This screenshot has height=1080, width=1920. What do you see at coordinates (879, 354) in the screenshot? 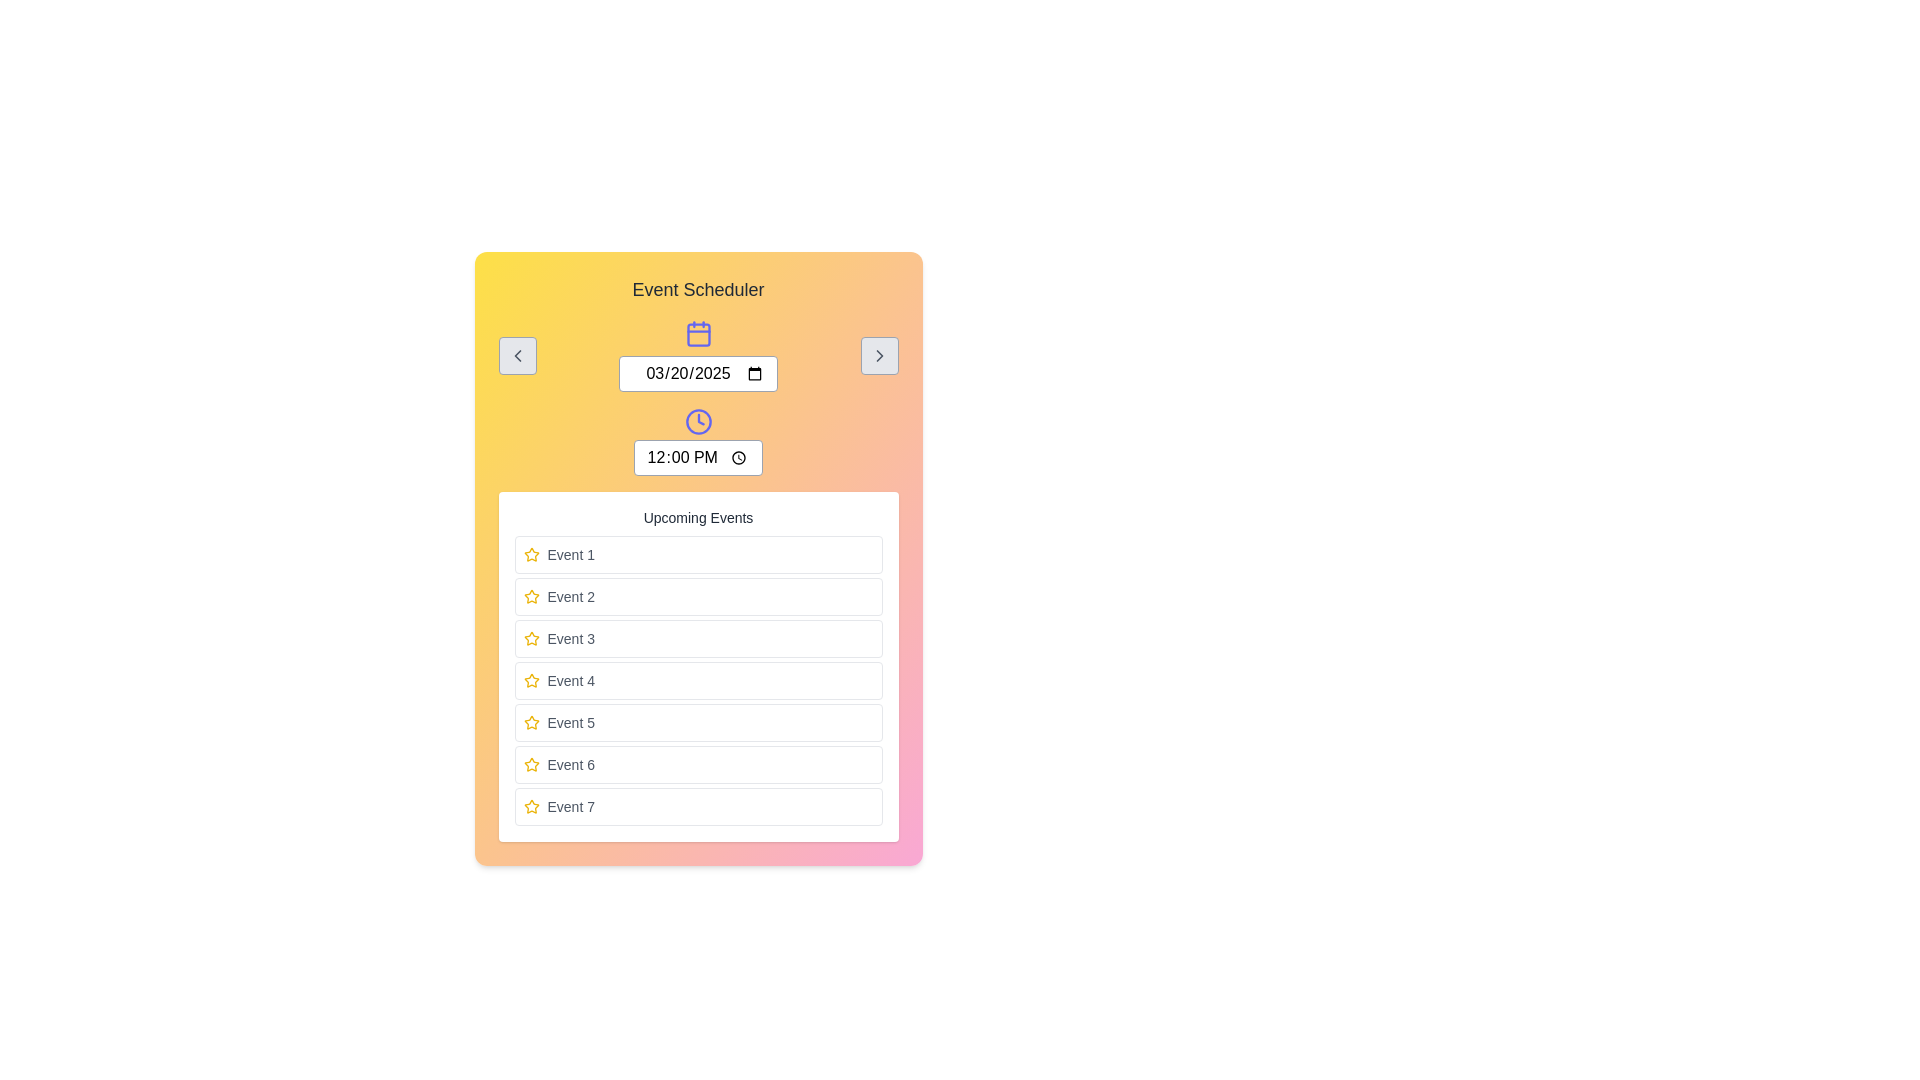
I see `the rounded rectangular gray button with a rightward arrow icon located in the top-right corner of the 'Event Scheduler' section to observe tooltip or styling changes` at bounding box center [879, 354].